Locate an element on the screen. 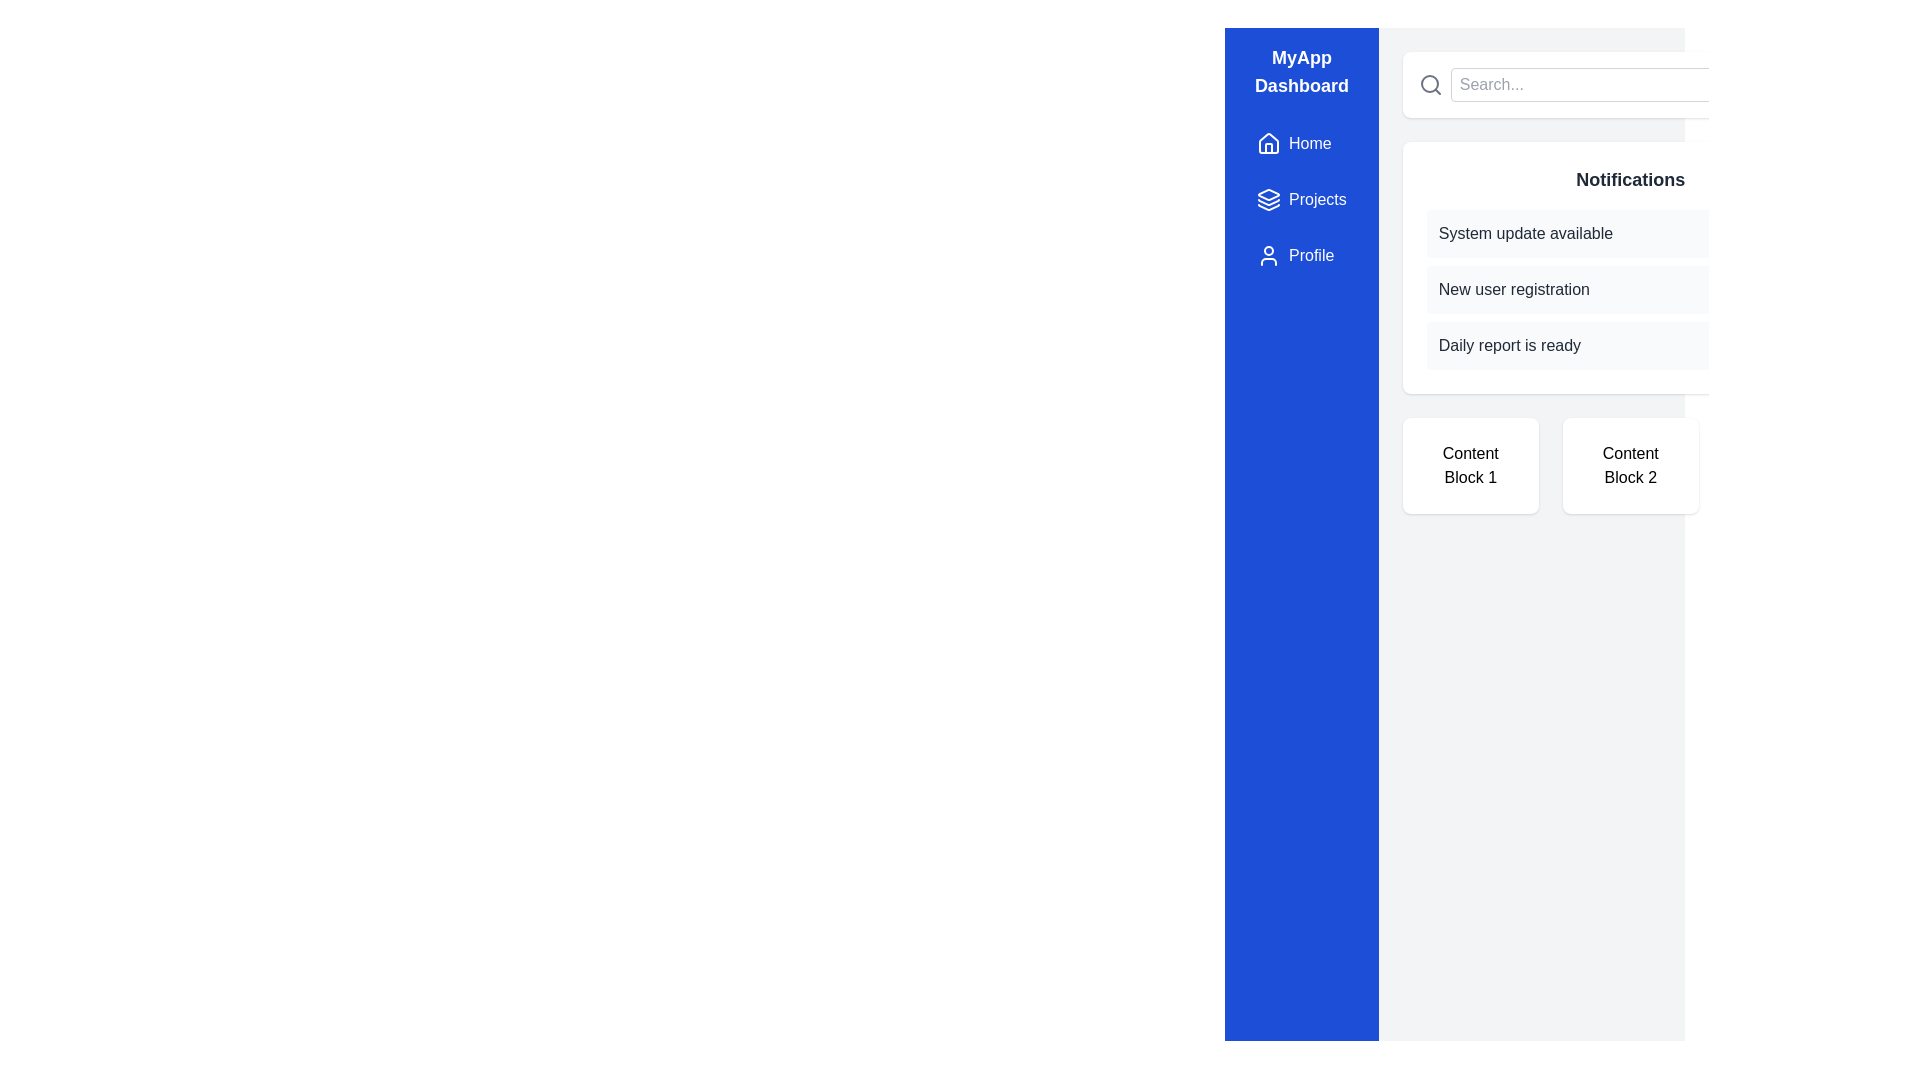 Image resolution: width=1920 pixels, height=1080 pixels. the 'Home' text label in the left sidebar navigation menu, which is positioned below the title 'MyApp Dashboard' and next to a house icon is located at coordinates (1310, 142).